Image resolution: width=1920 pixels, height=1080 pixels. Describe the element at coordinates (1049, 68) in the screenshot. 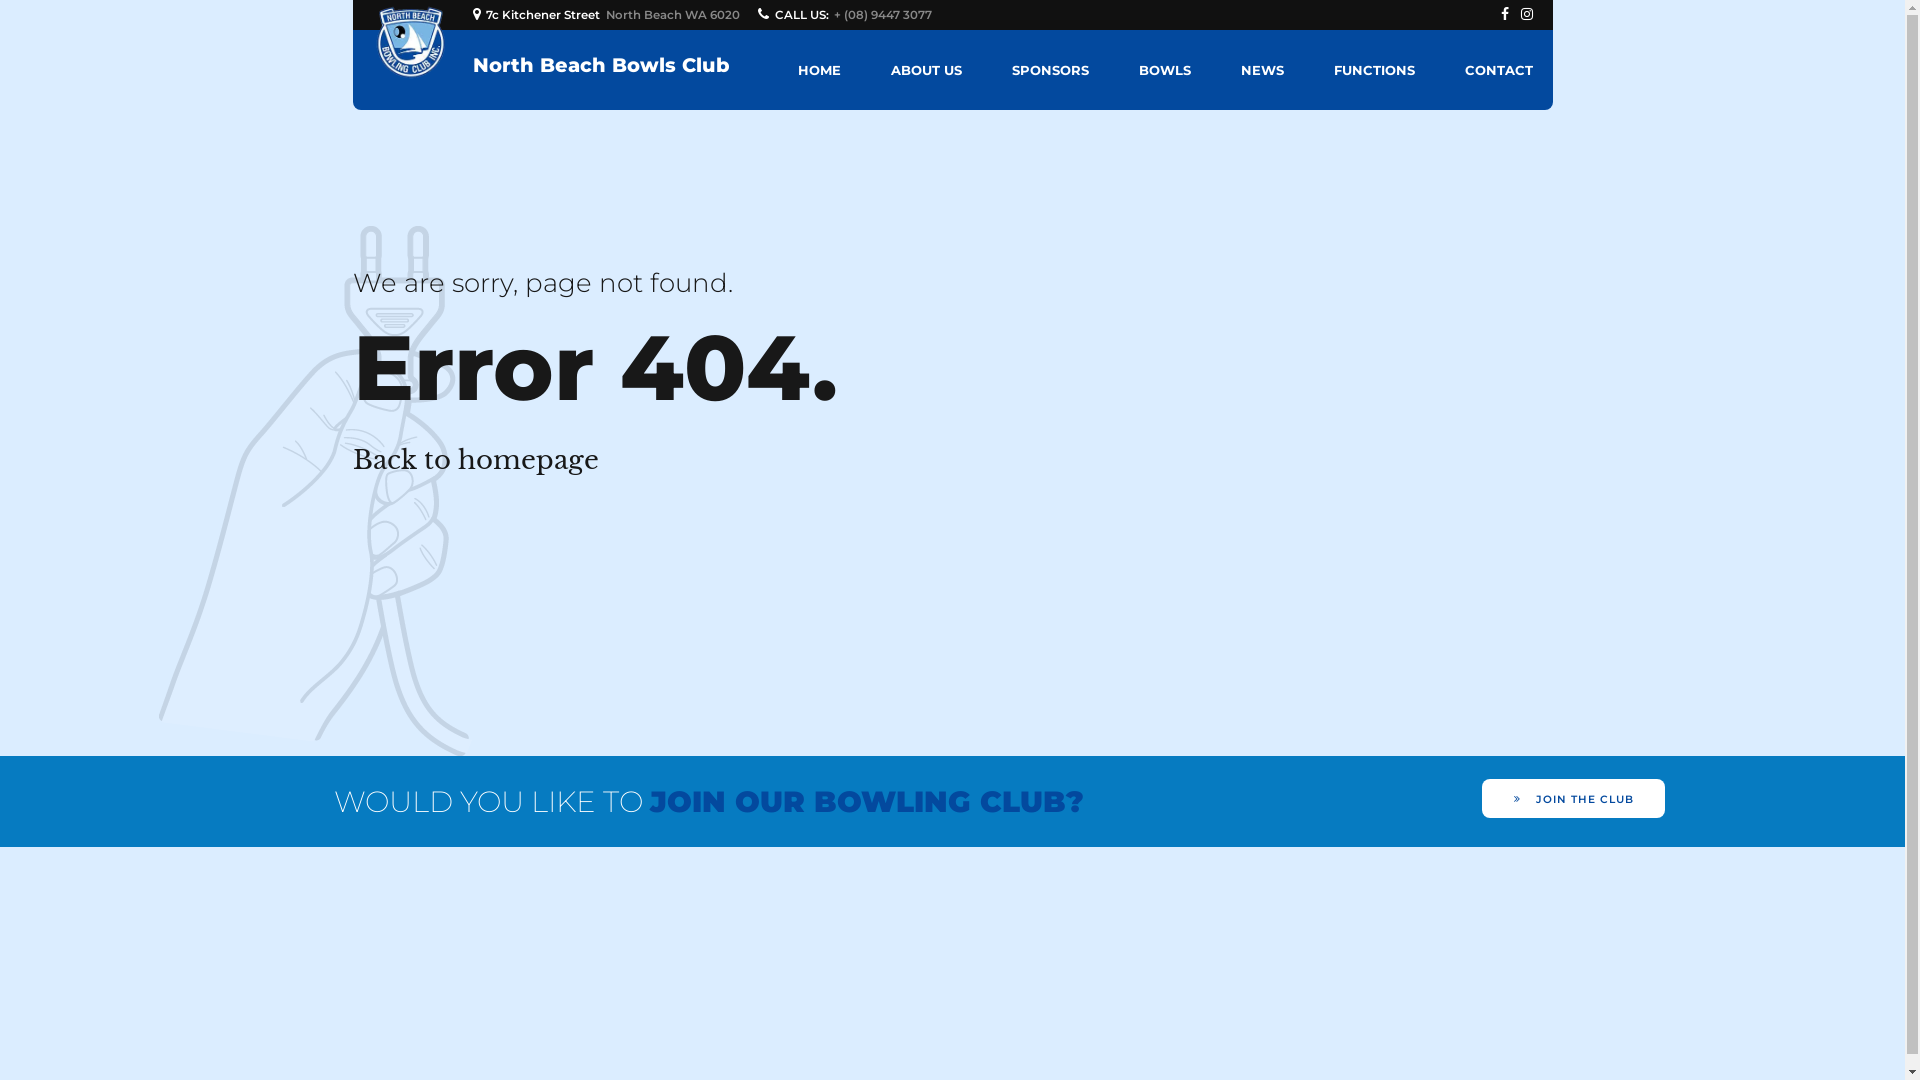

I see `'SPONSORS'` at that location.